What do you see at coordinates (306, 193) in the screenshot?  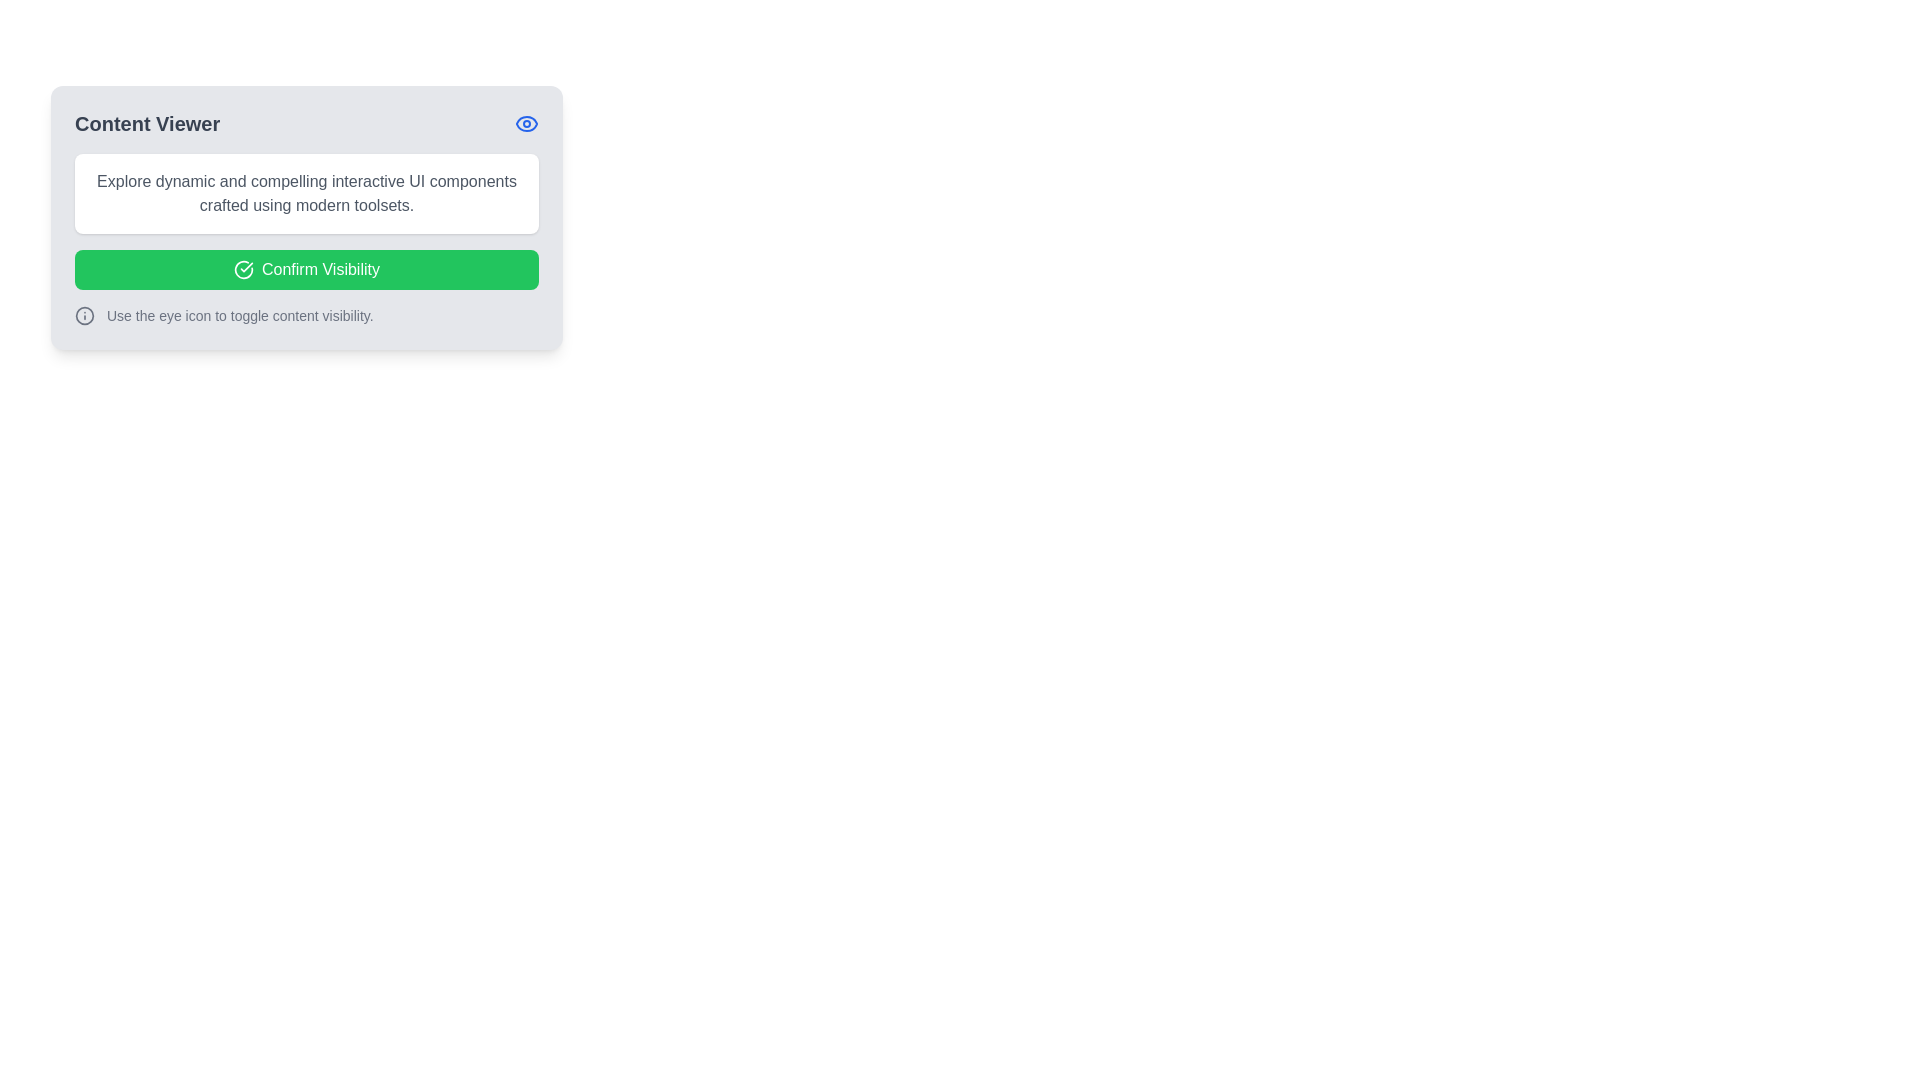 I see `the text box with rounded corners and a white background that contains the paragraph: 'Explore dynamic and compelling interactive UI components crafted using modern toolsets.'` at bounding box center [306, 193].